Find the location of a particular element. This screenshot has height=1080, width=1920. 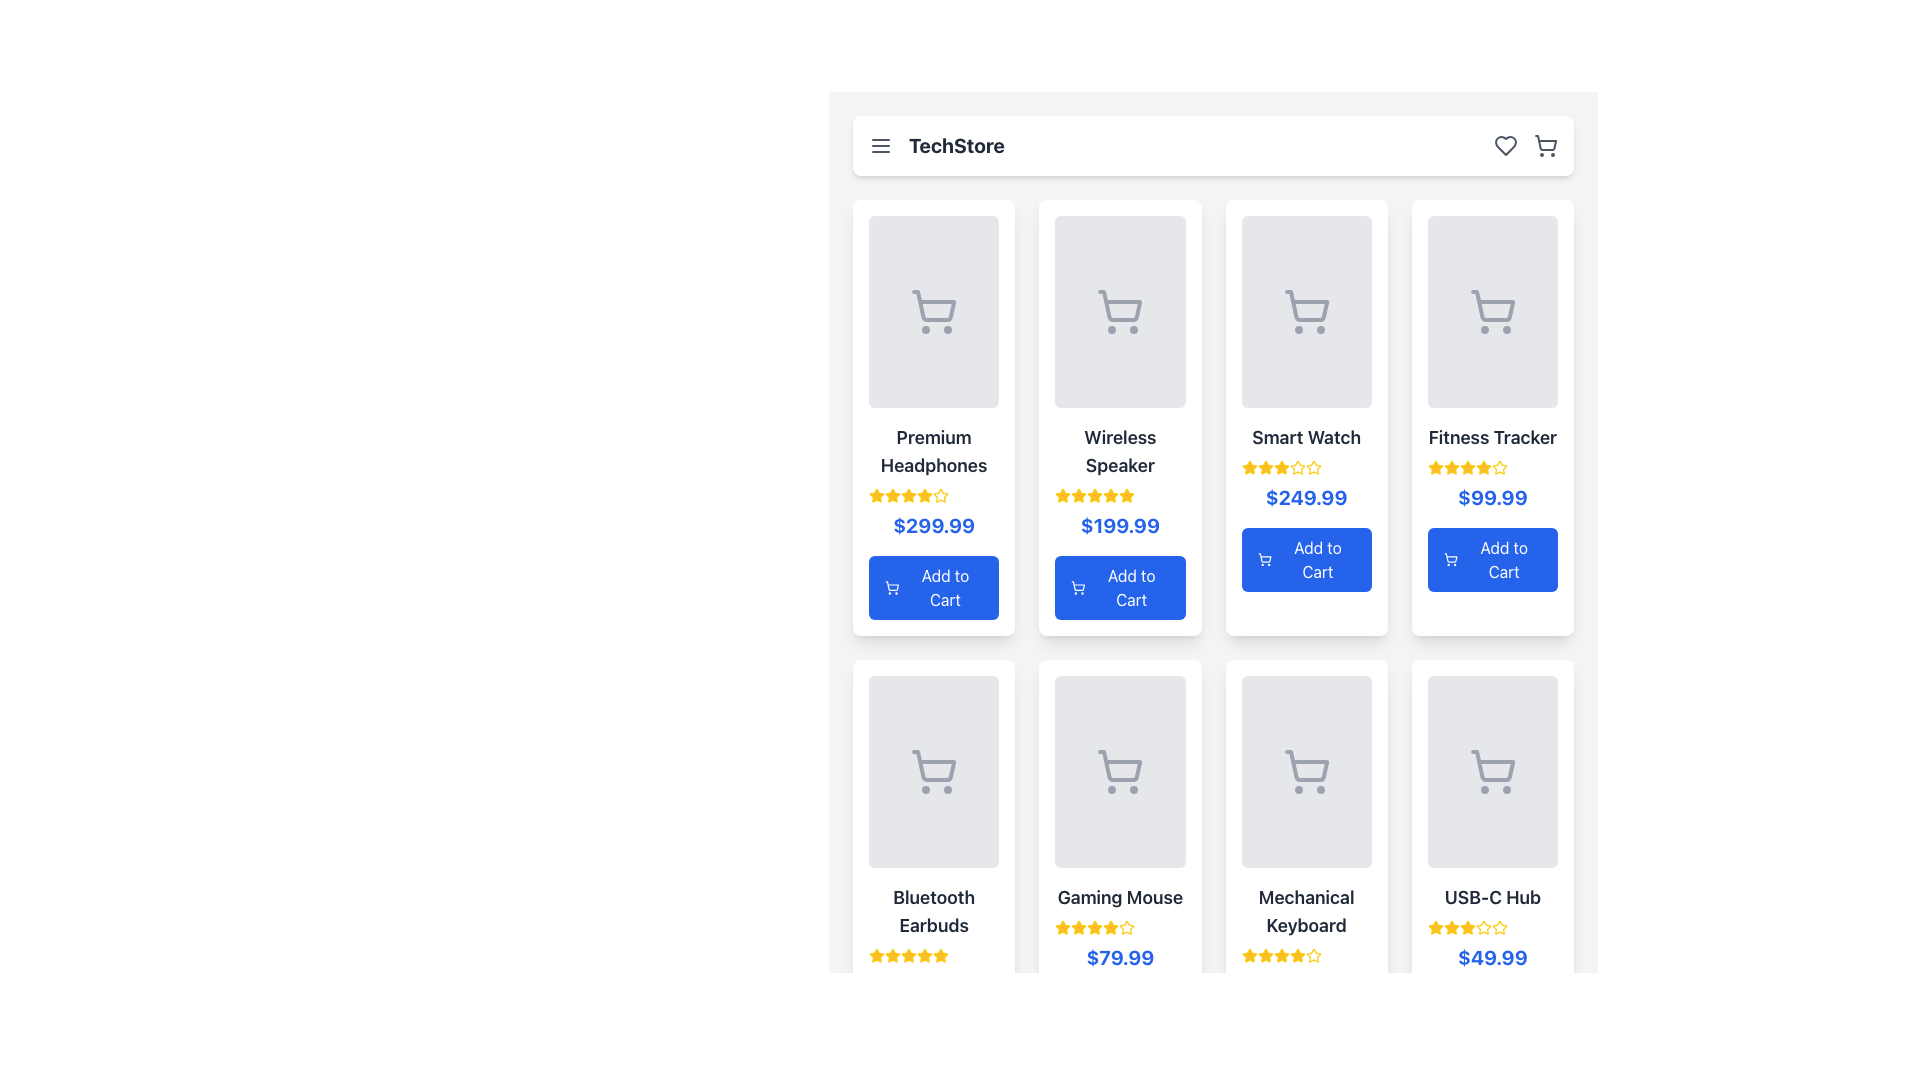

the third star in the rating section for the 'USB-C Hub' is located at coordinates (1451, 928).